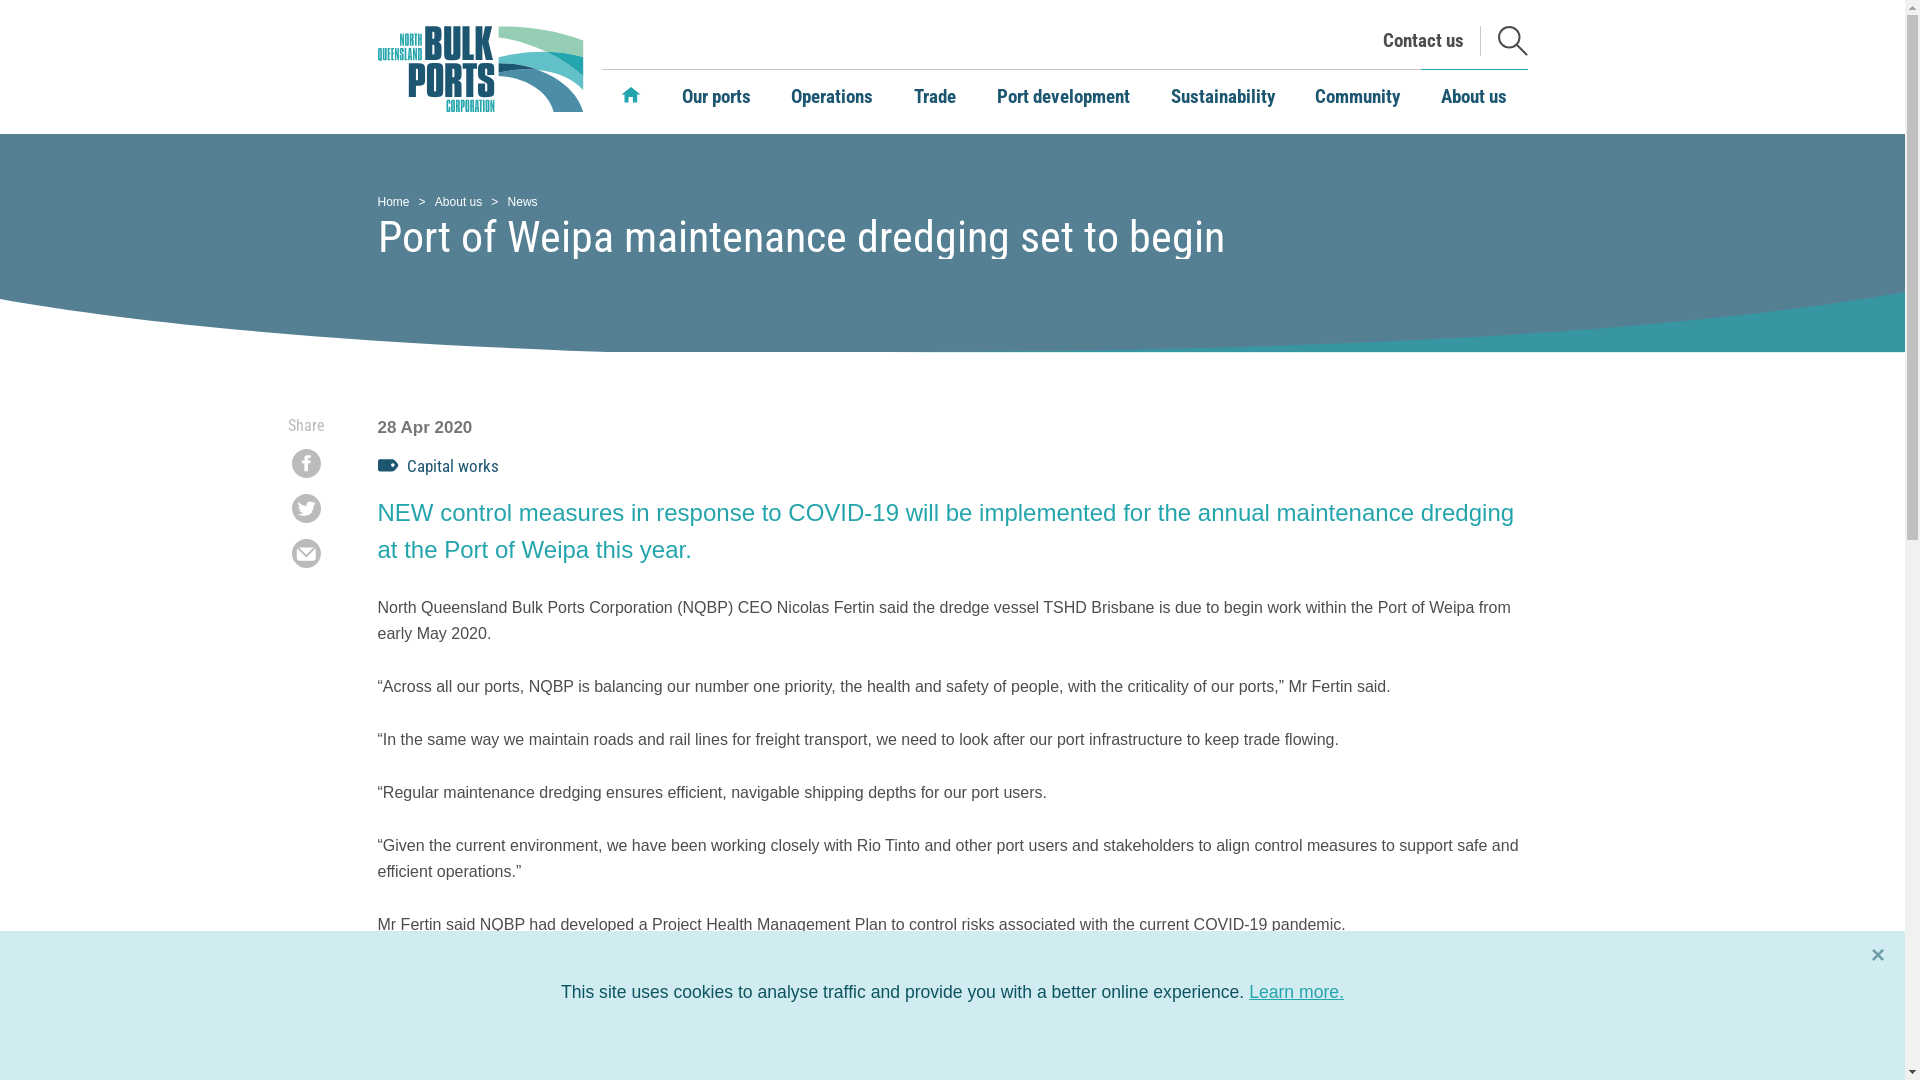  Describe the element at coordinates (305, 466) in the screenshot. I see `'Share on Facebook'` at that location.